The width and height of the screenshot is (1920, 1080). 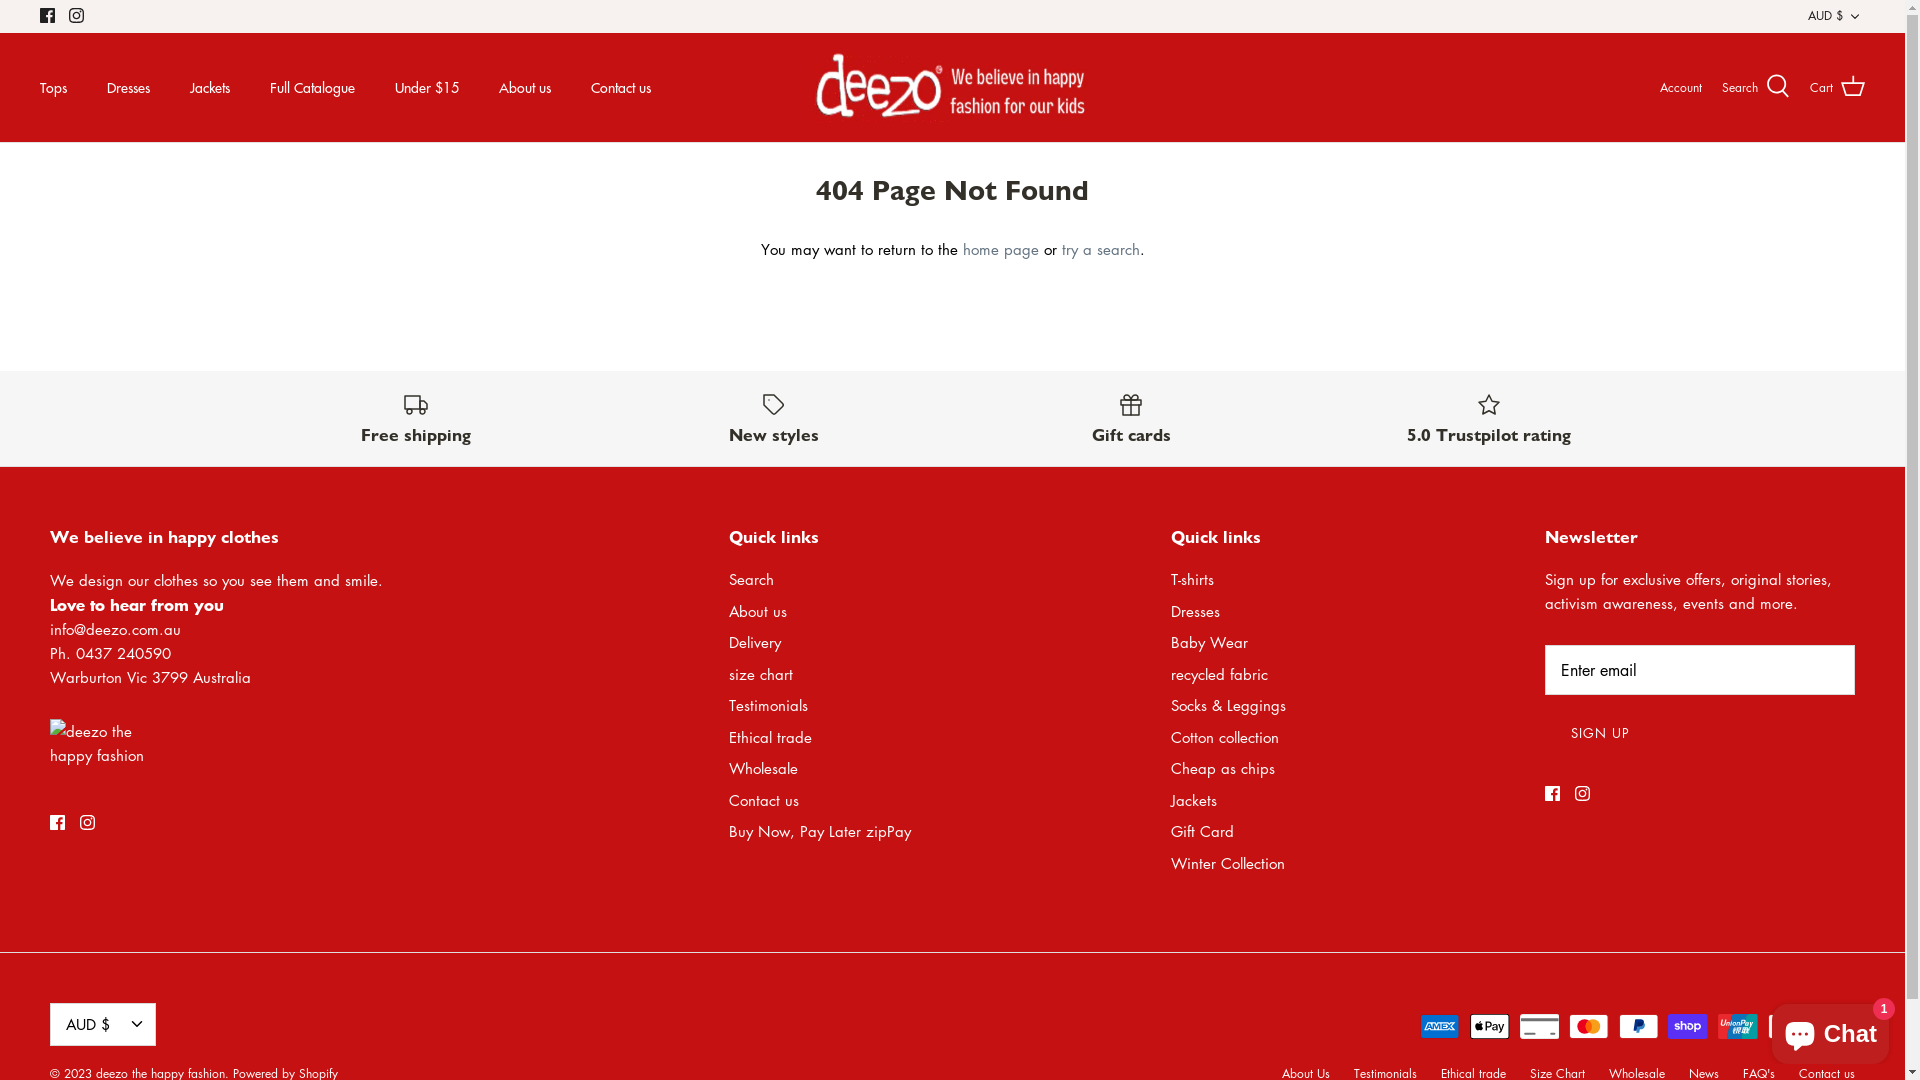 What do you see at coordinates (1837, 86) in the screenshot?
I see `'Cart'` at bounding box center [1837, 86].